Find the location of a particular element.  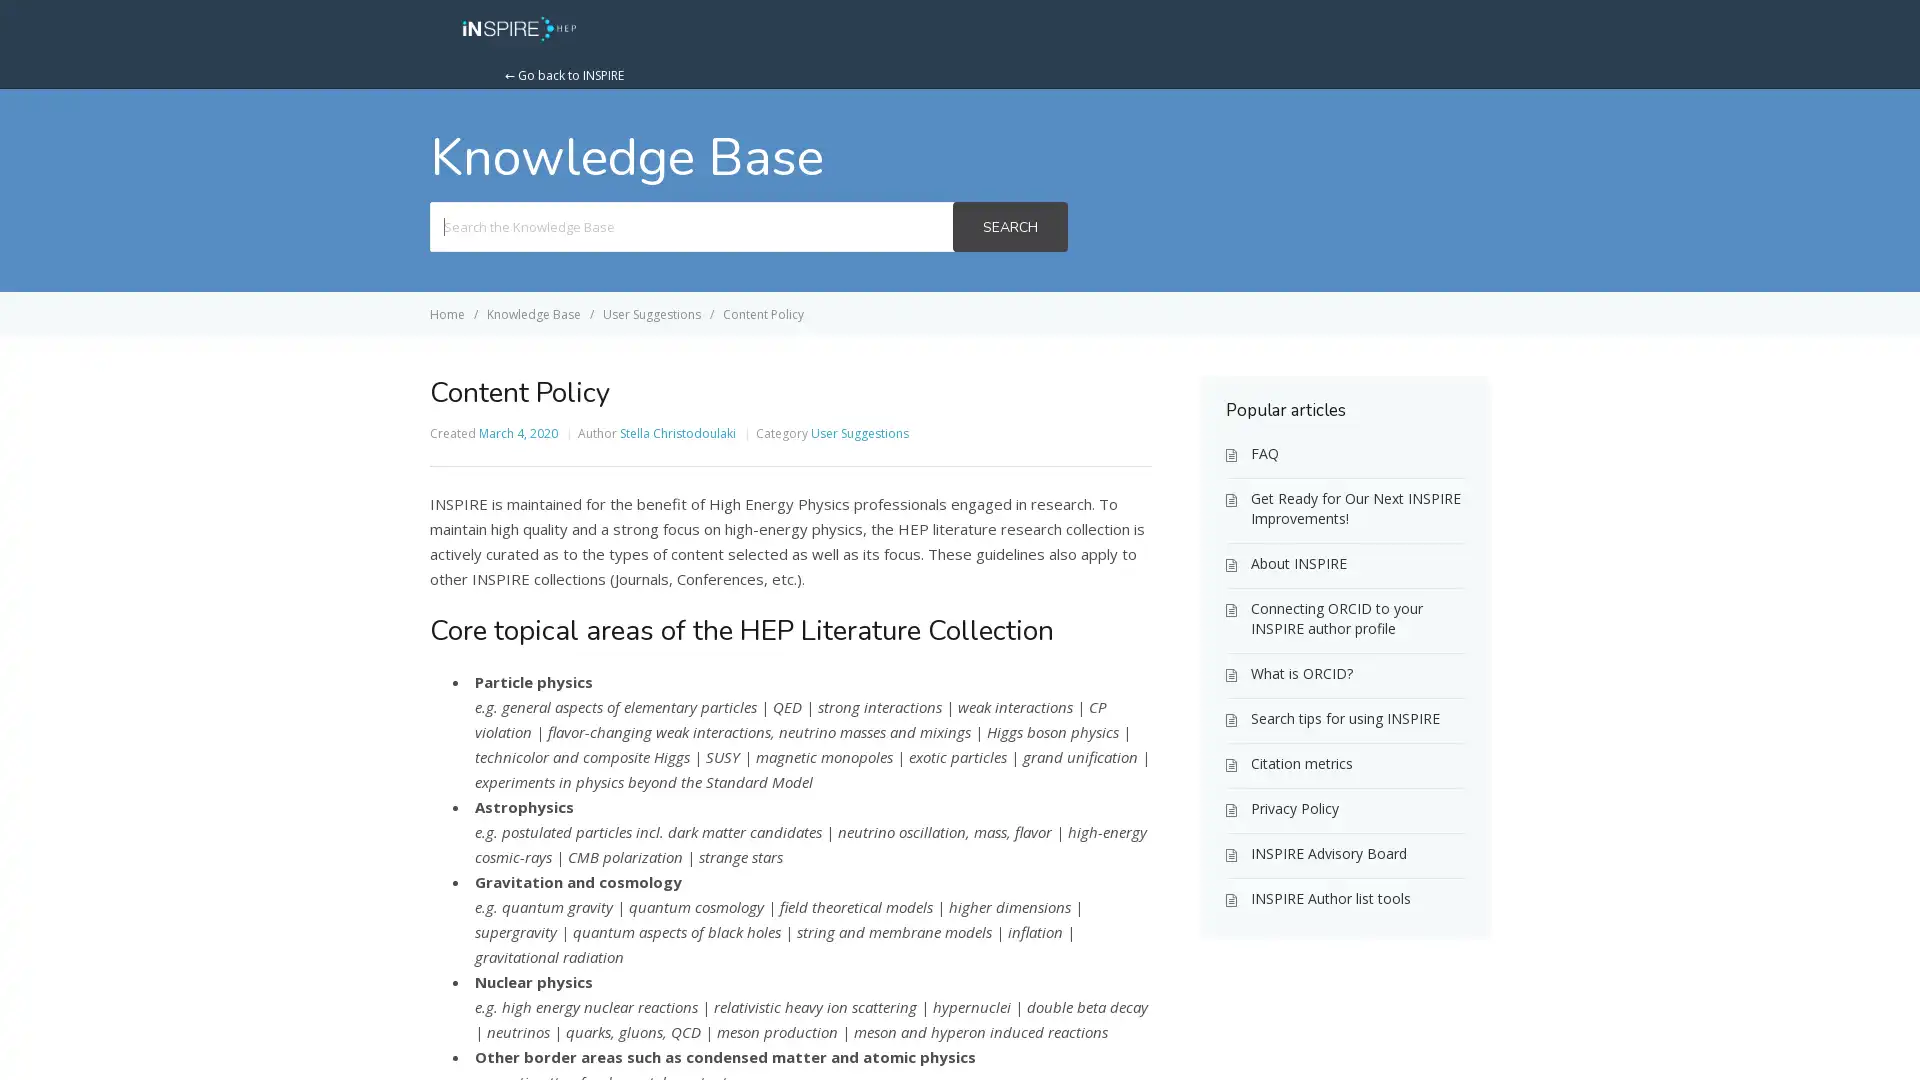

SEARCH is located at coordinates (1009, 226).